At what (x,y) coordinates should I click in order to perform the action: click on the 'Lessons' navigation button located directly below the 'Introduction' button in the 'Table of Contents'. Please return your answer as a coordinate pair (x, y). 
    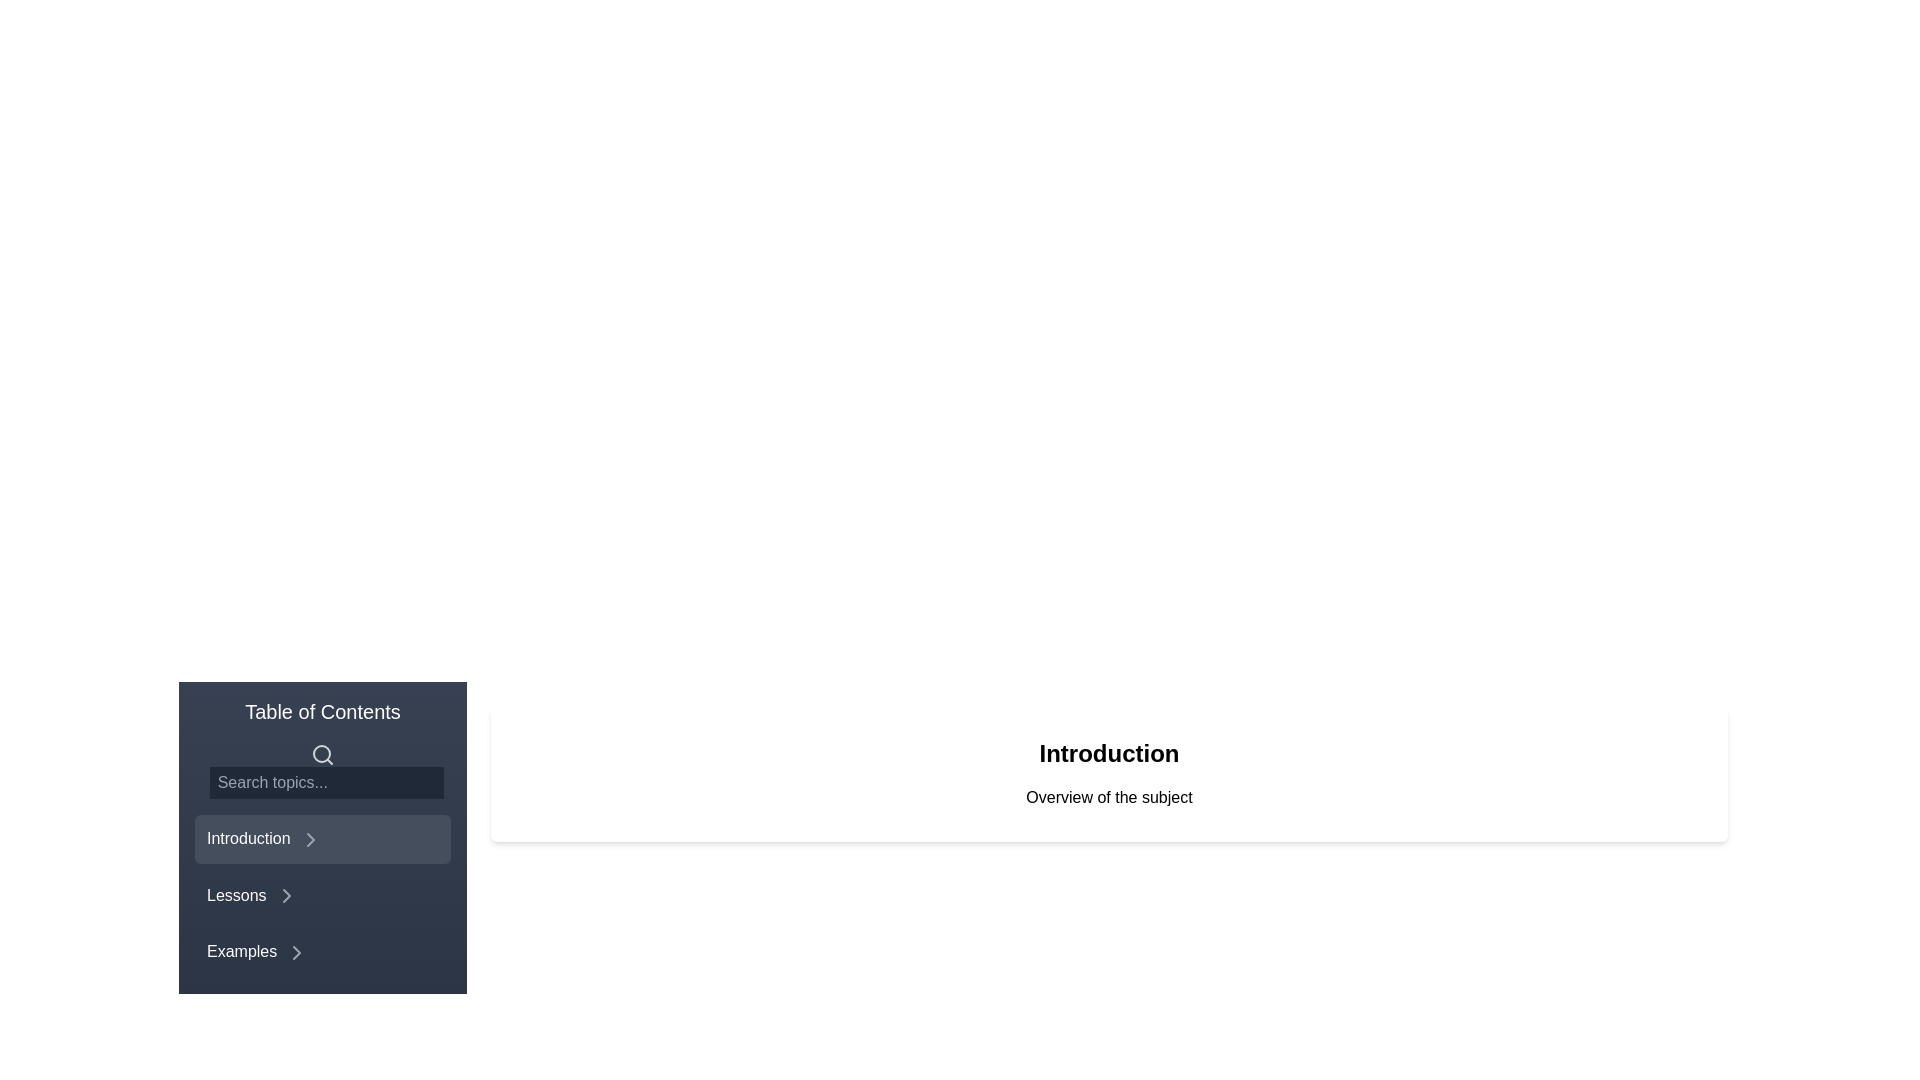
    Looking at the image, I should click on (322, 893).